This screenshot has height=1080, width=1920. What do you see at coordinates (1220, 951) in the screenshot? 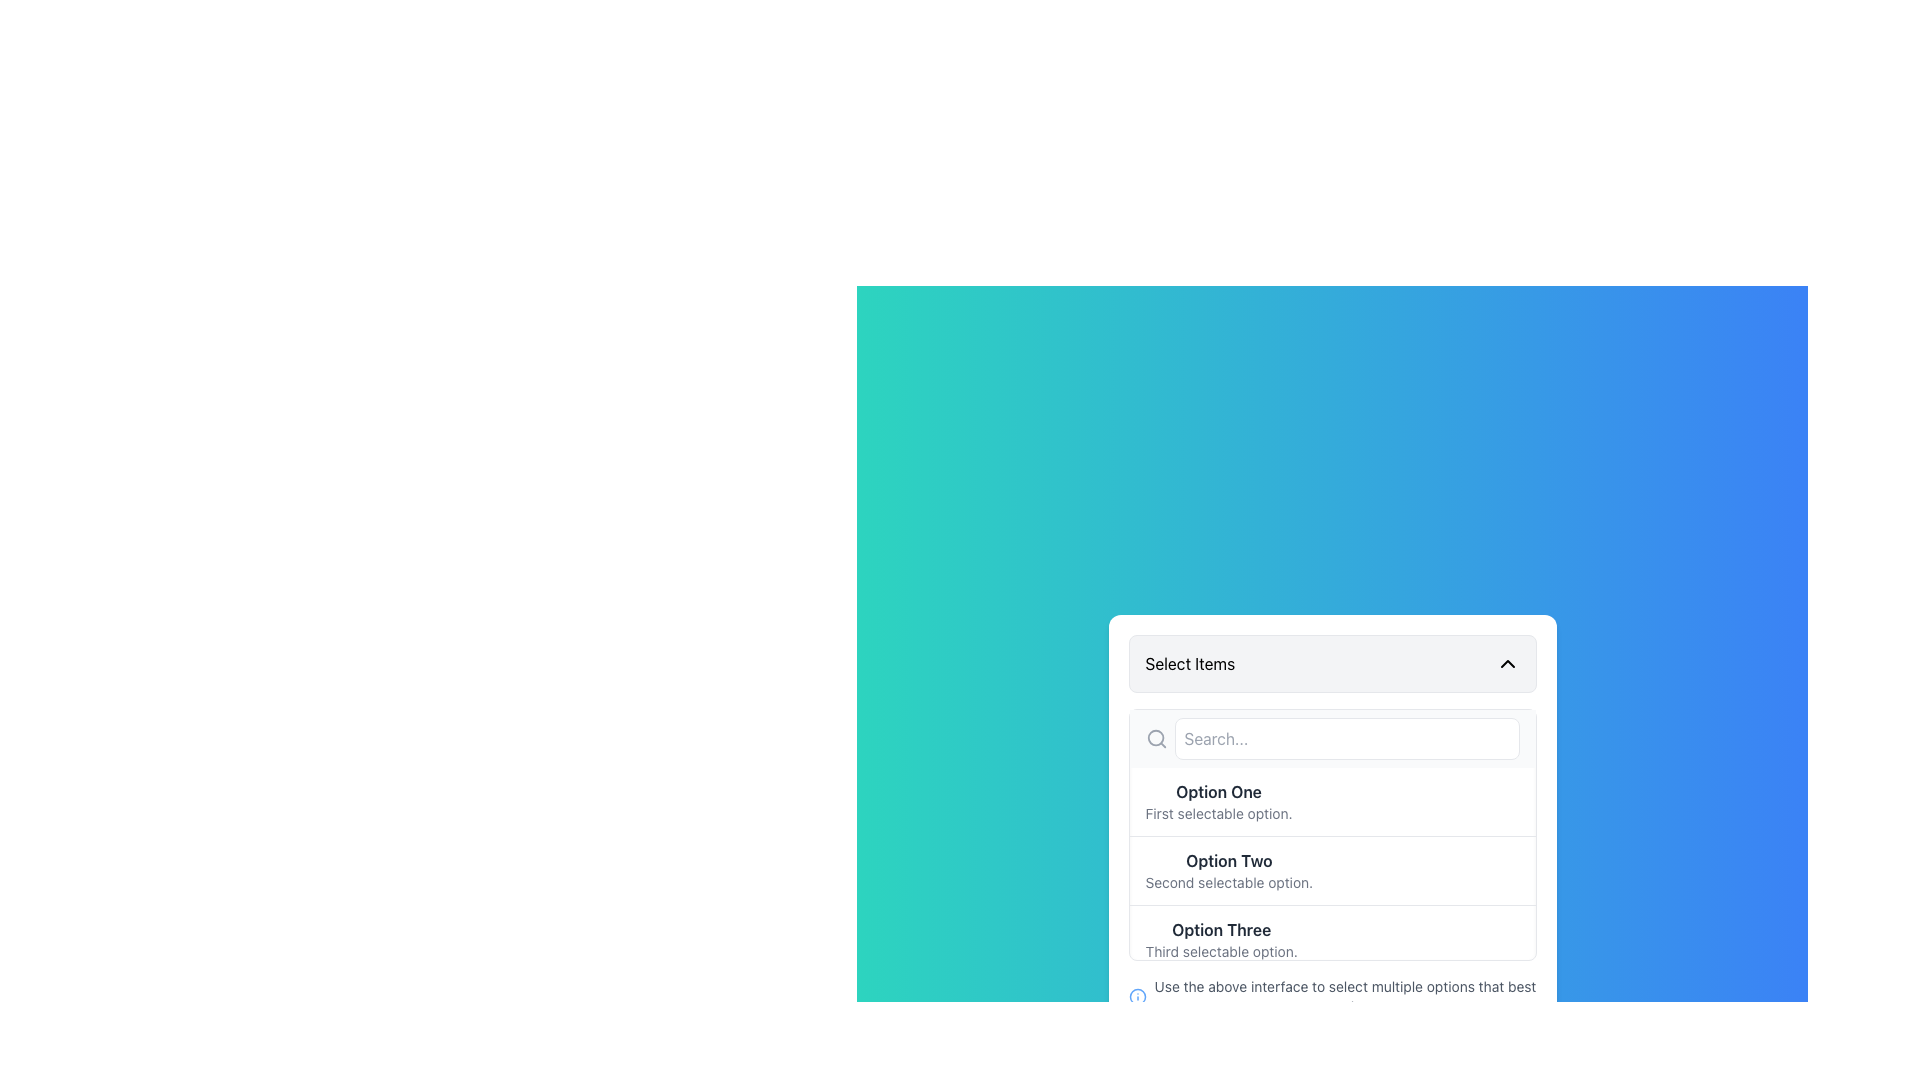
I see `the text label providing additional detail for 'Option Three' in the dropdown menu, located directly beneath the 'Option Three' text` at bounding box center [1220, 951].